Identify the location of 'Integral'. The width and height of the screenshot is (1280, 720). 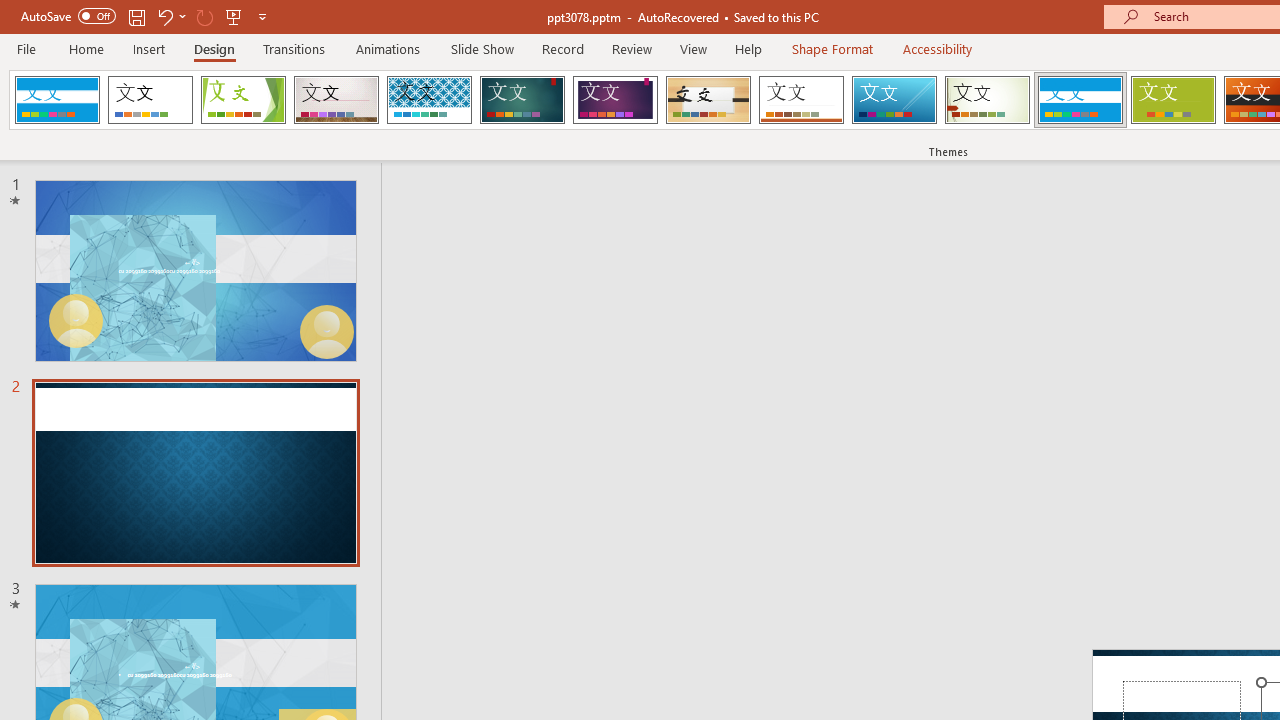
(428, 100).